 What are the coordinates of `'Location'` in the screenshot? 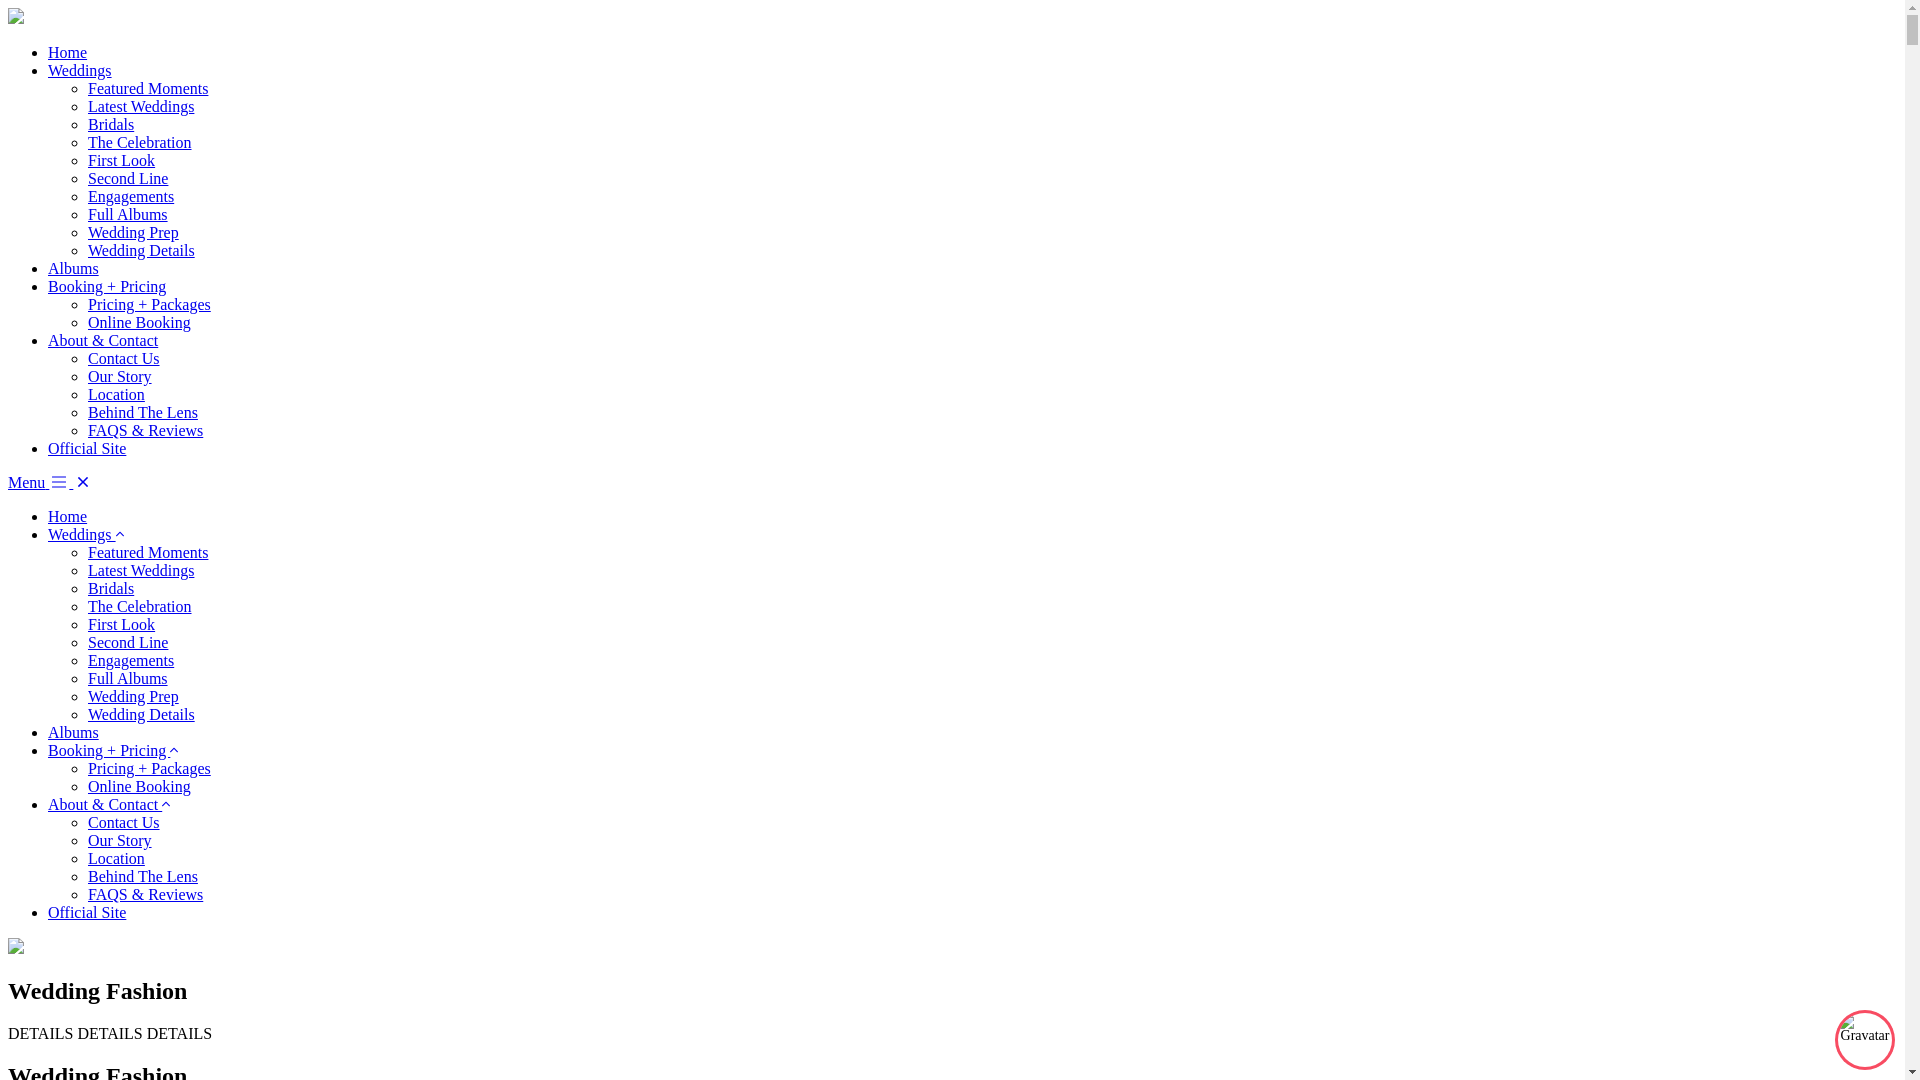 It's located at (115, 394).